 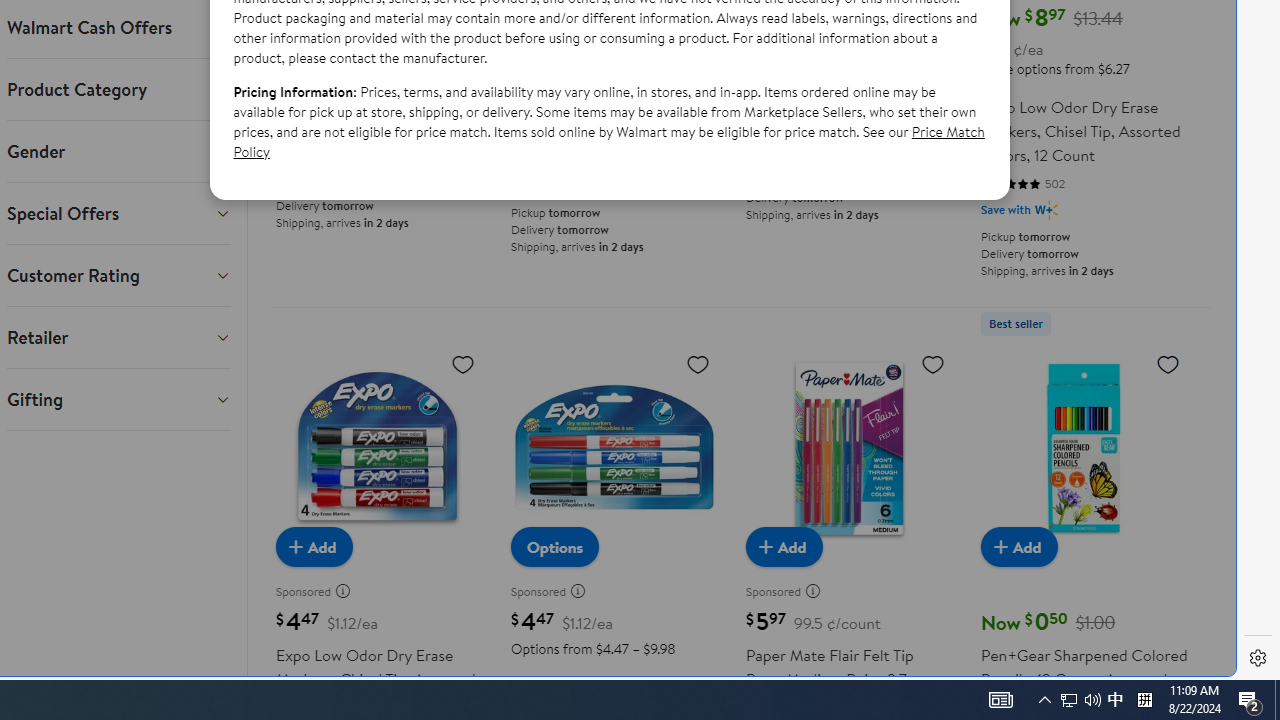 What do you see at coordinates (1044, 698) in the screenshot?
I see `'Notification Chevron'` at bounding box center [1044, 698].